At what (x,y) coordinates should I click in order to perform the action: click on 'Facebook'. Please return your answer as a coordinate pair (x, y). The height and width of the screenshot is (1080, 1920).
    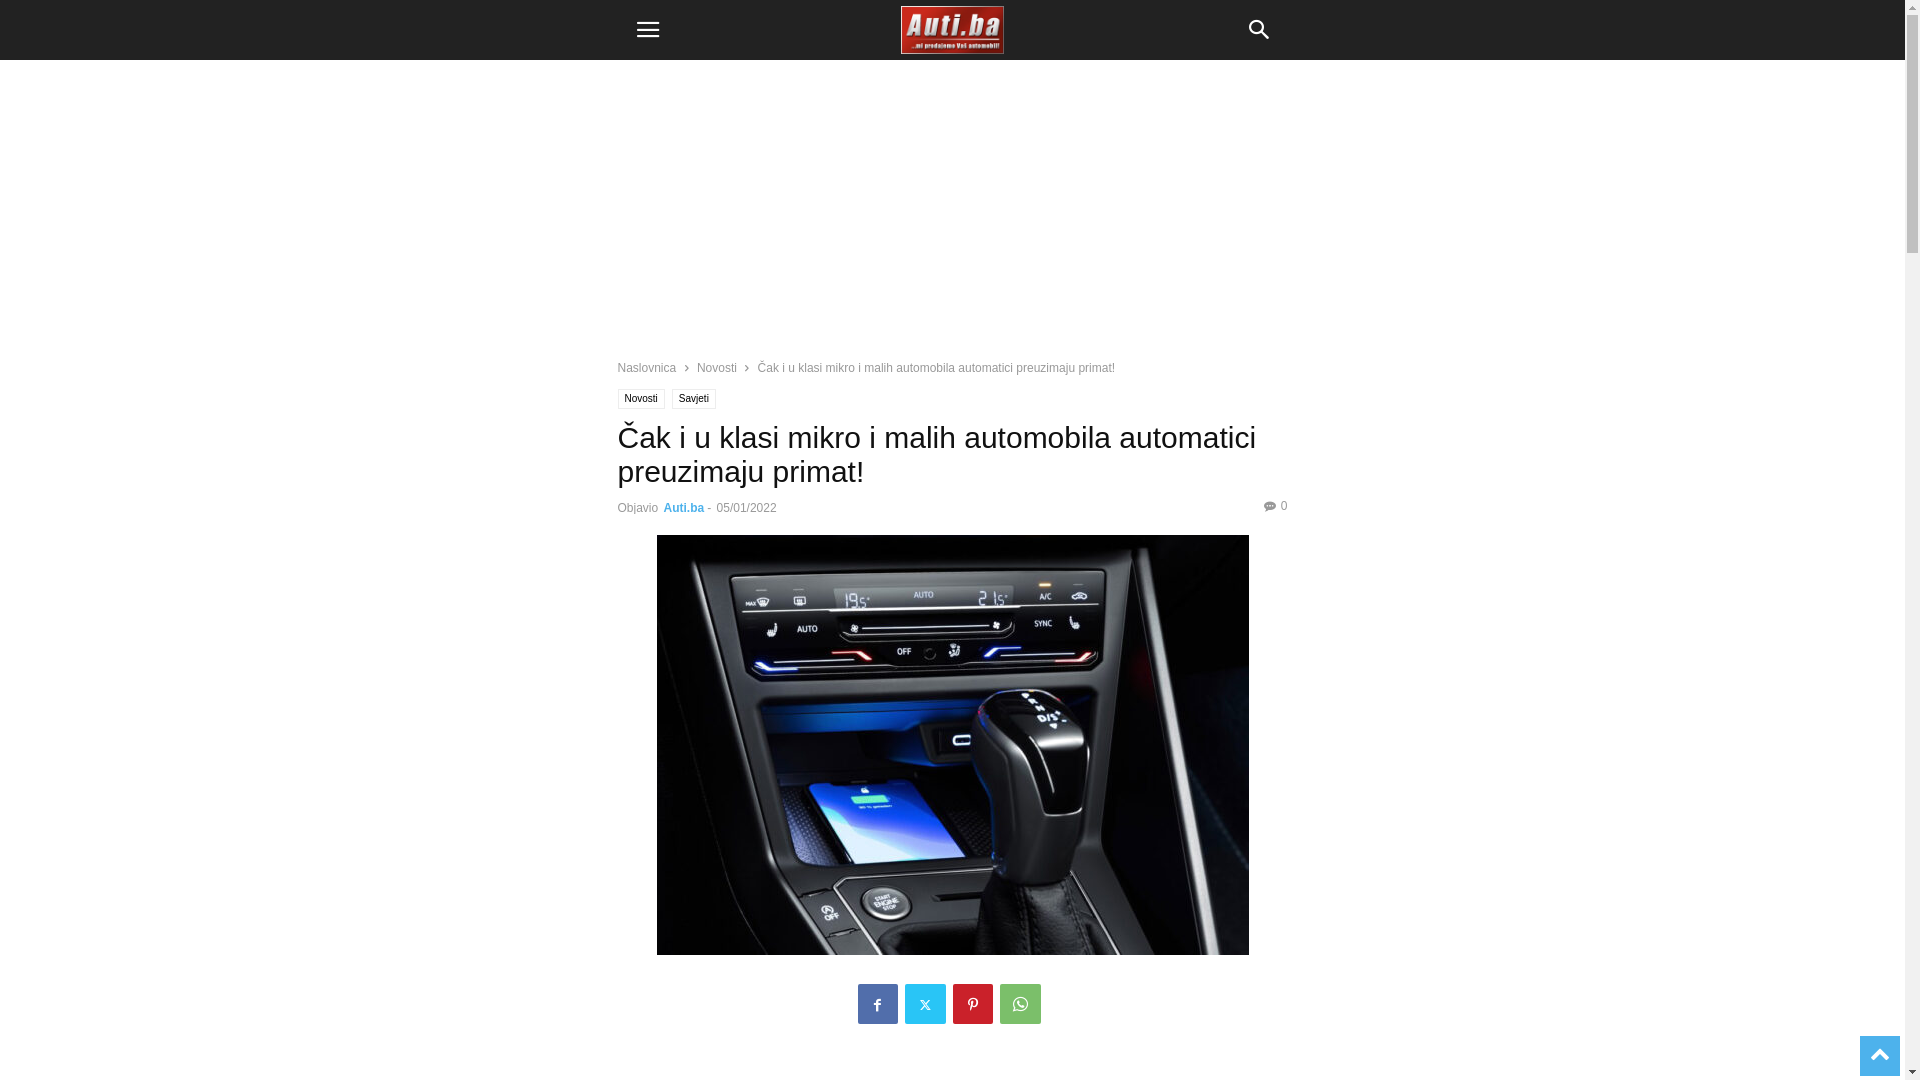
    Looking at the image, I should click on (878, 1003).